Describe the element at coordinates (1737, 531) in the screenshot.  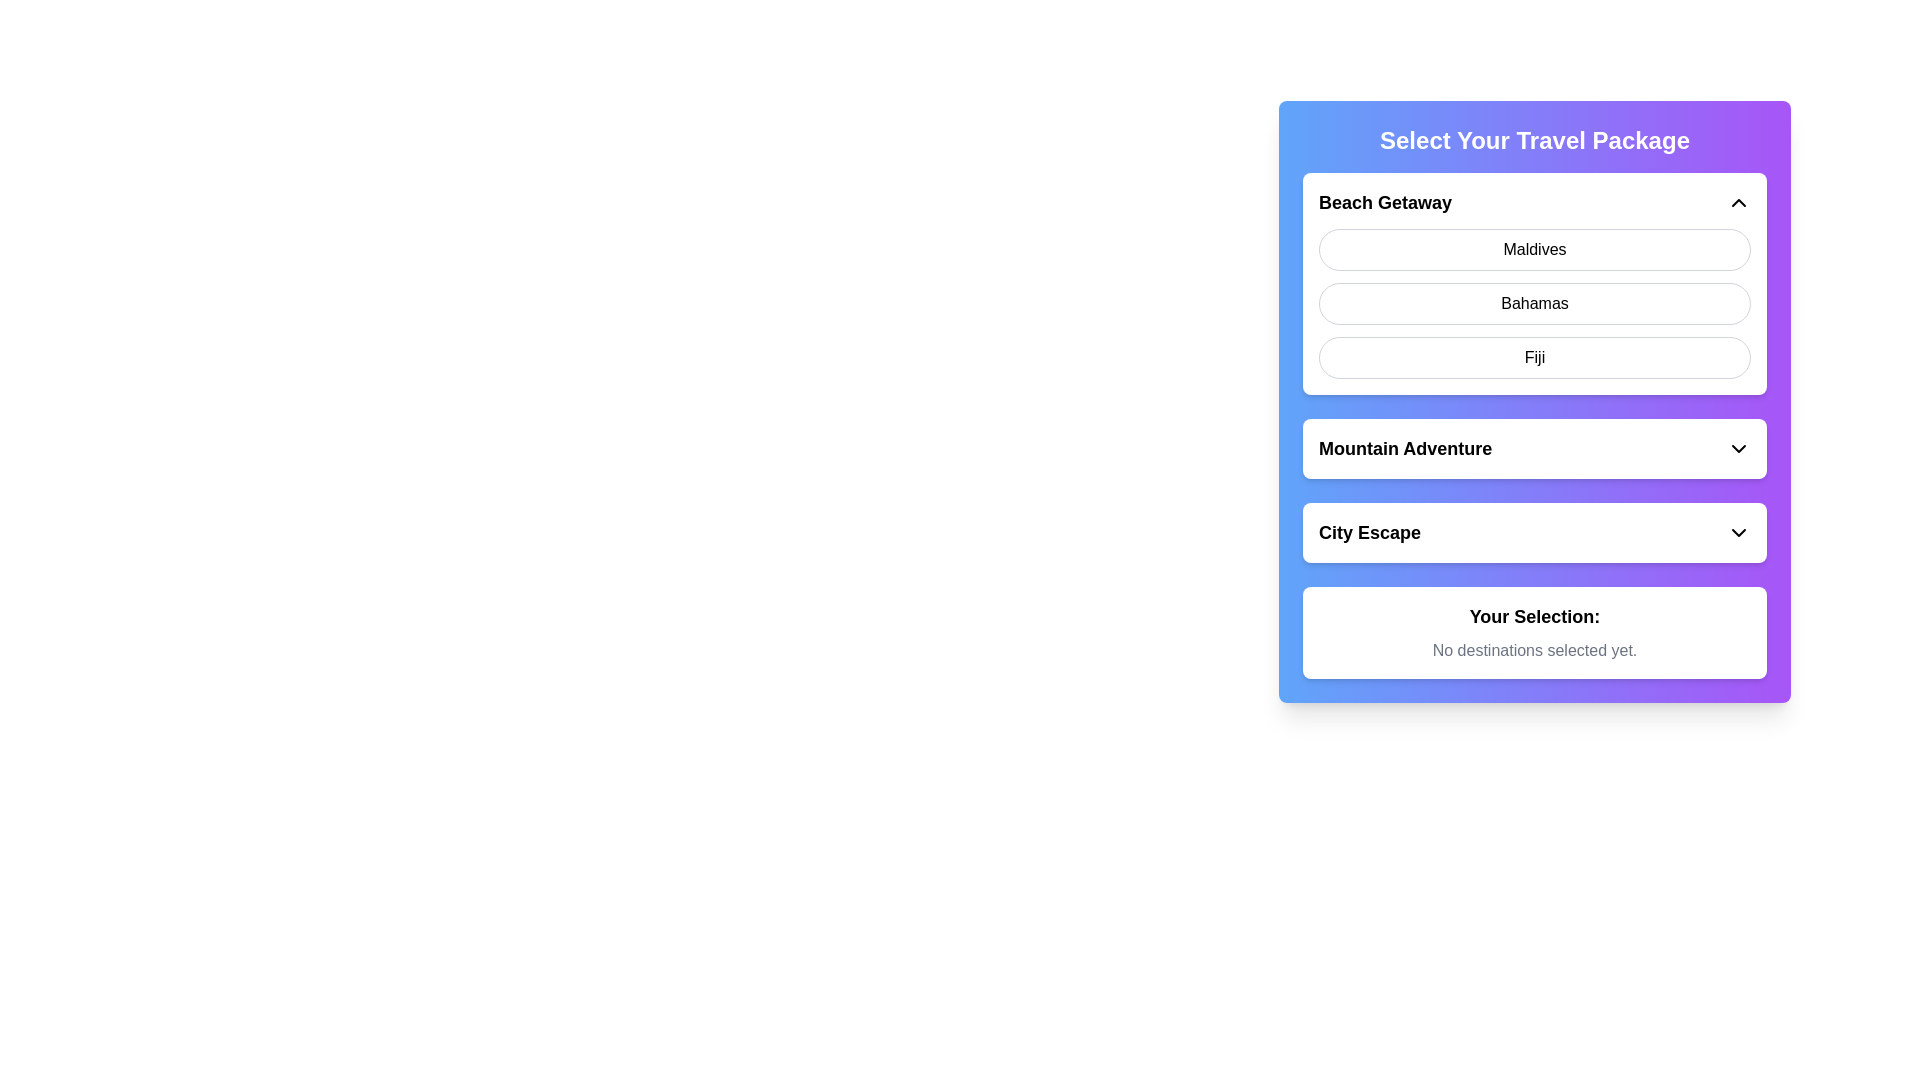
I see `the downward-facing chevron icon with a sleek black outline, located beside the 'City Escape' label` at that location.